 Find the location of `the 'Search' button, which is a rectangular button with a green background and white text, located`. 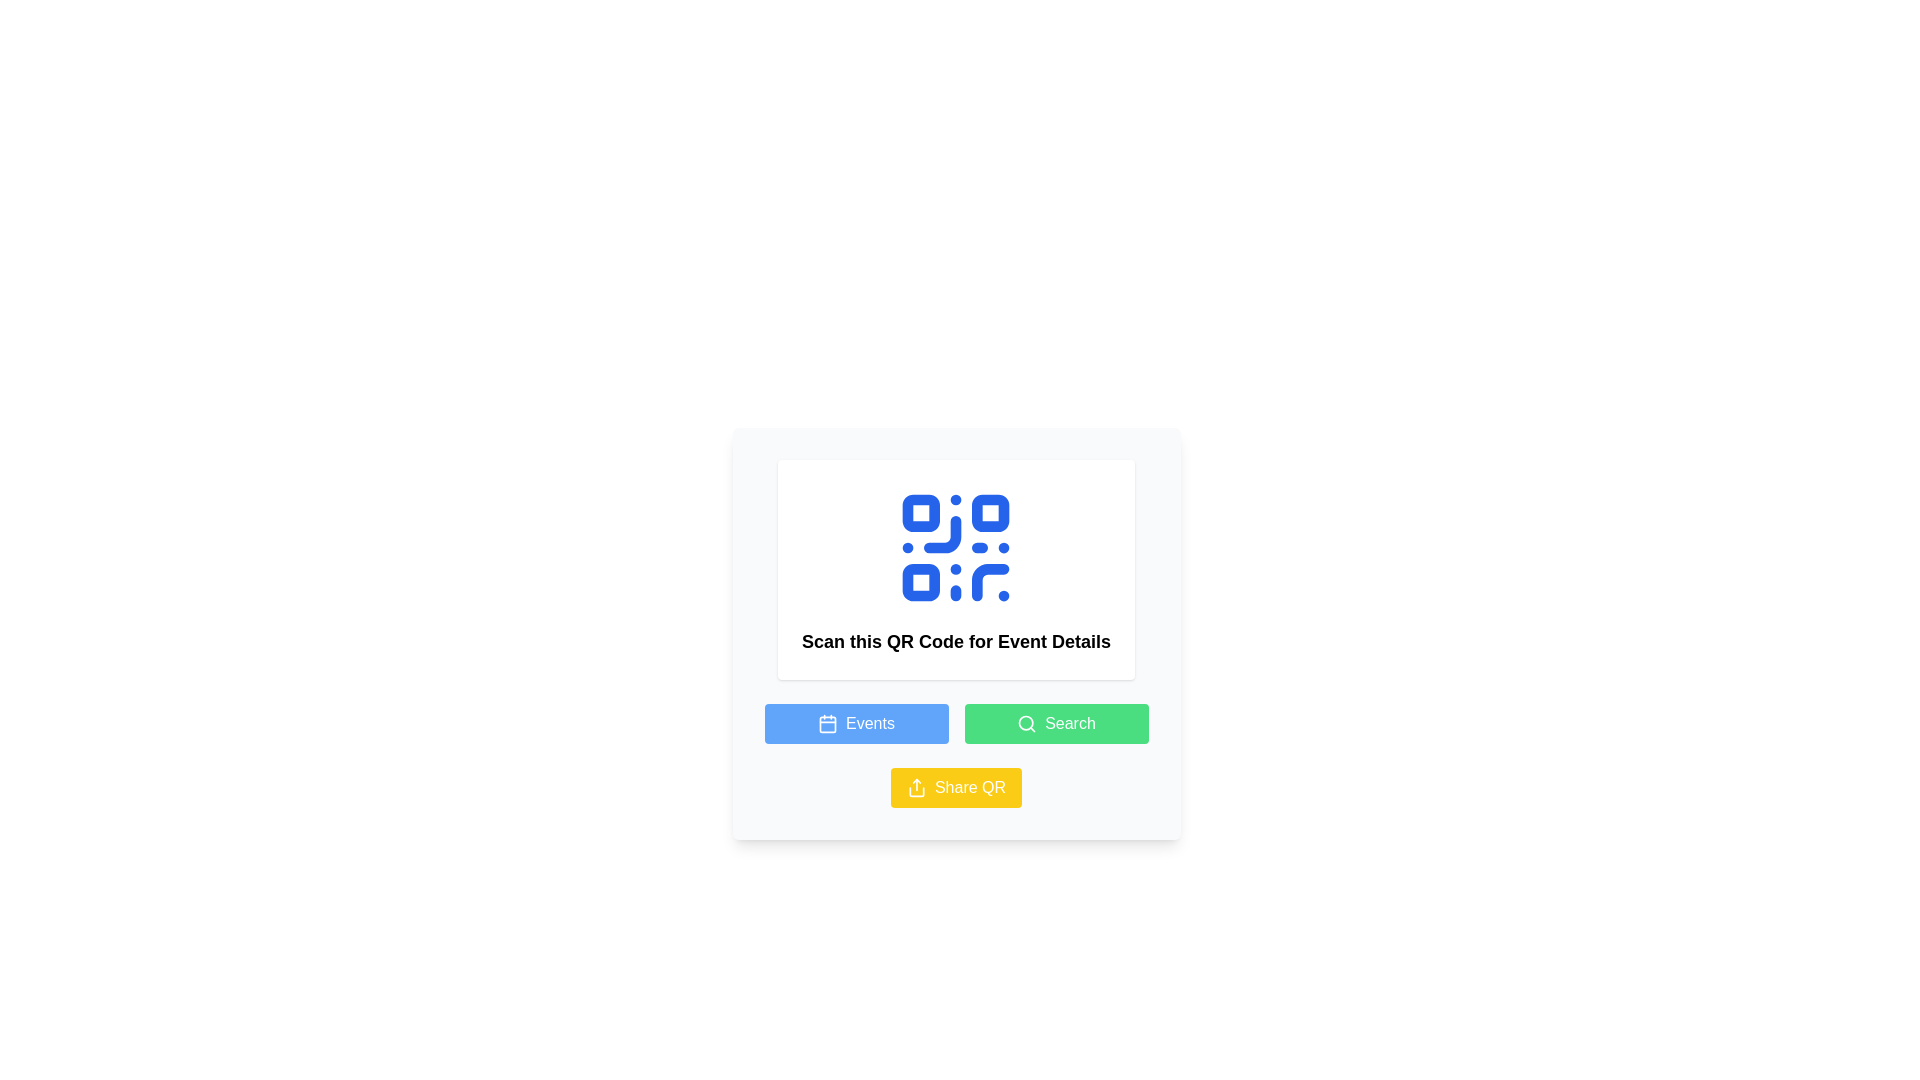

the 'Search' button, which is a rectangular button with a green background and white text, located is located at coordinates (1055, 724).